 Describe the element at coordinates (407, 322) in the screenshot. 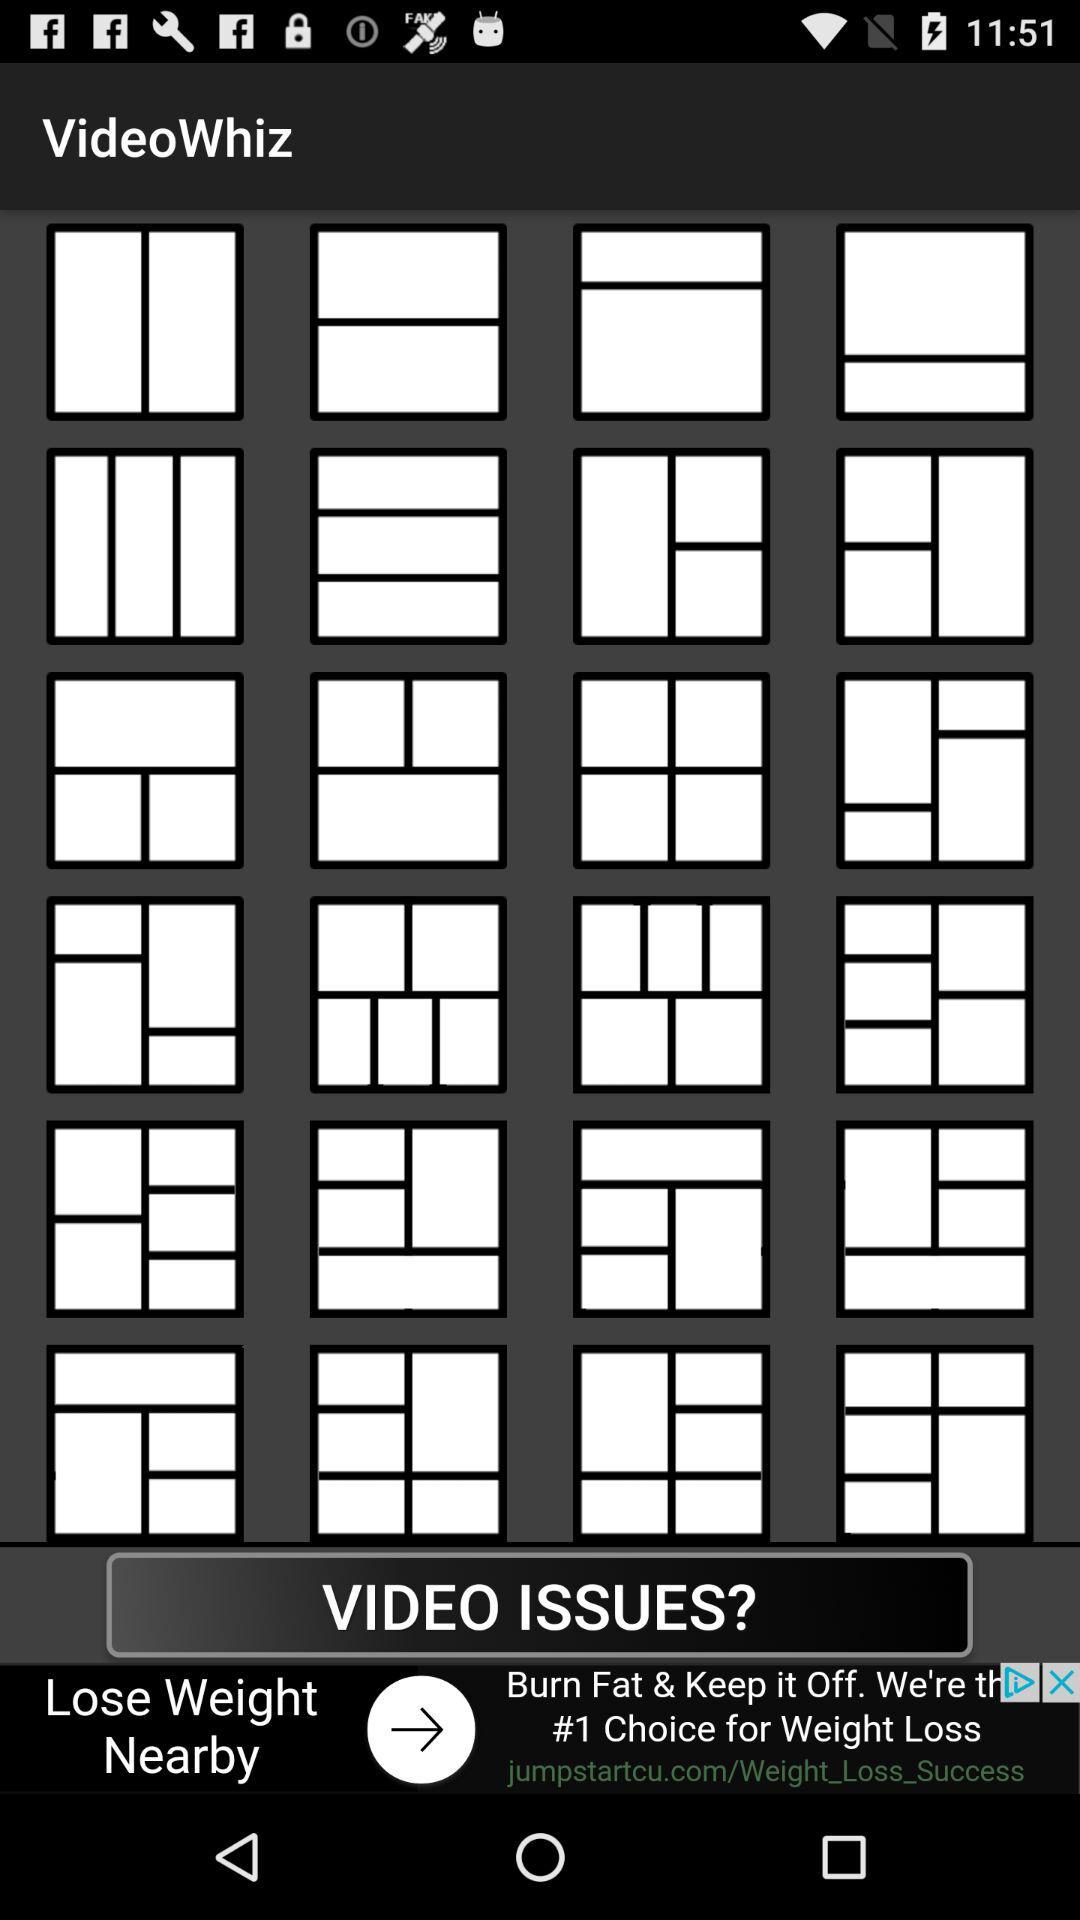

I see `video view` at that location.